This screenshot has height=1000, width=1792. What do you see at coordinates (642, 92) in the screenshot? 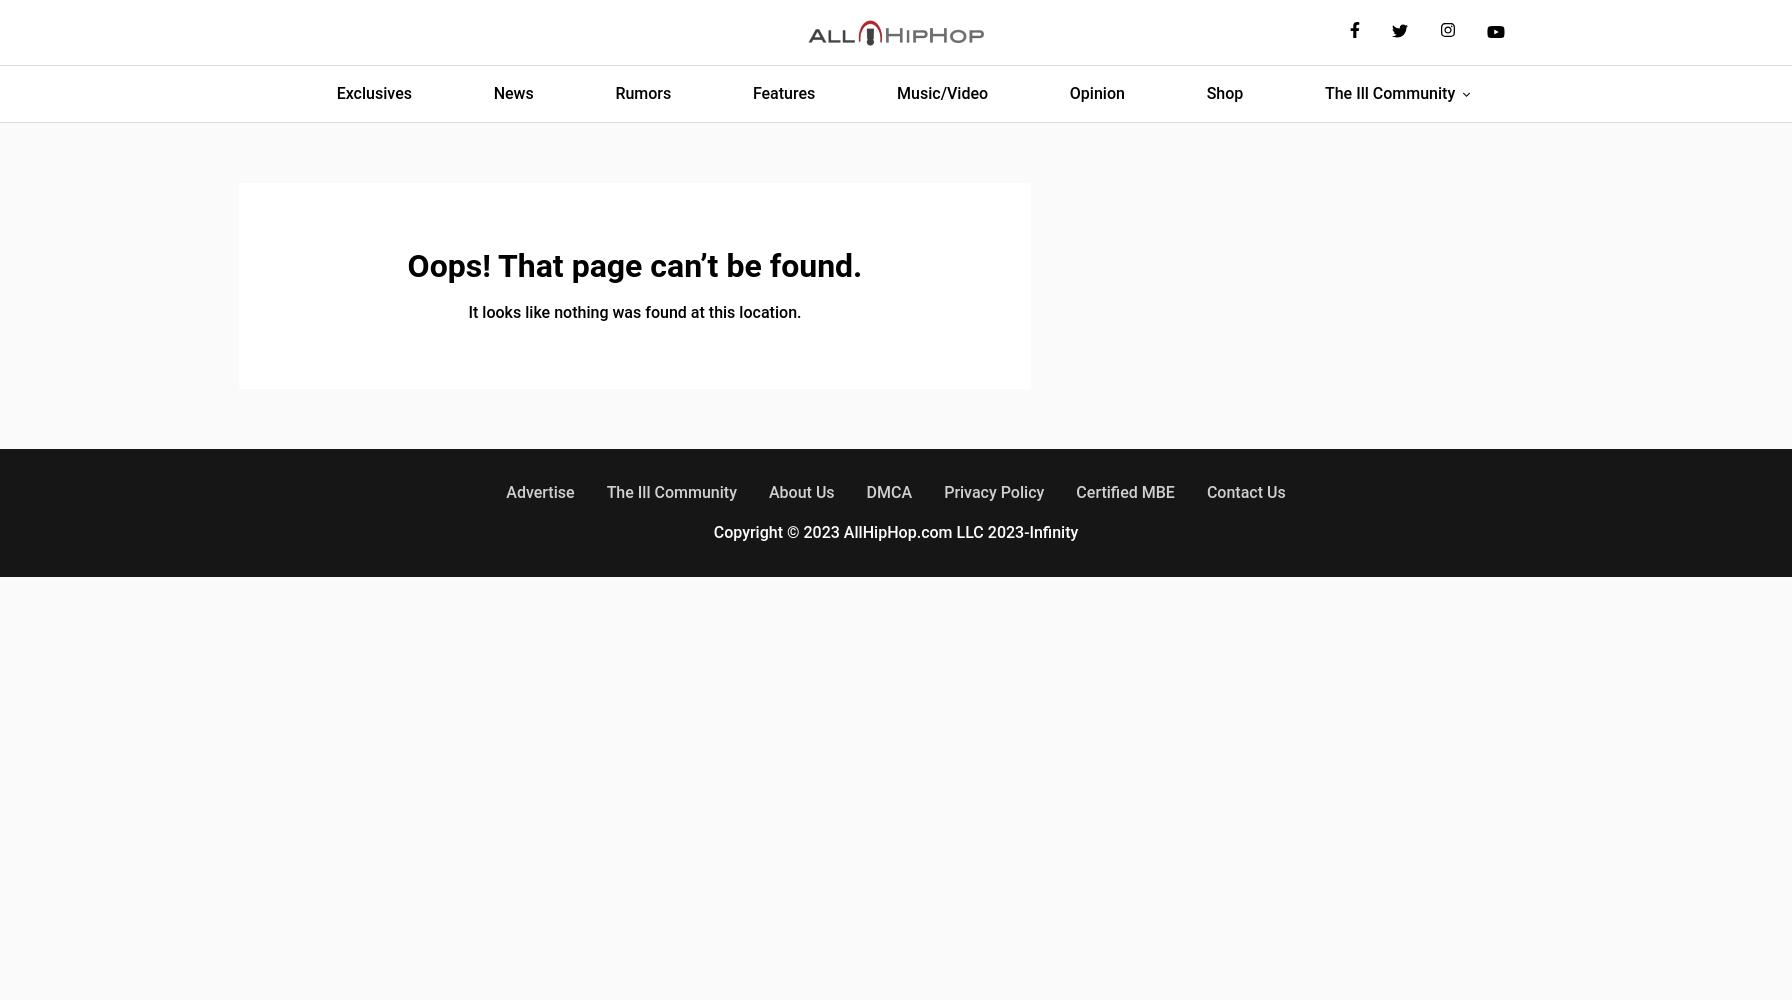
I see `'Rumors'` at bounding box center [642, 92].